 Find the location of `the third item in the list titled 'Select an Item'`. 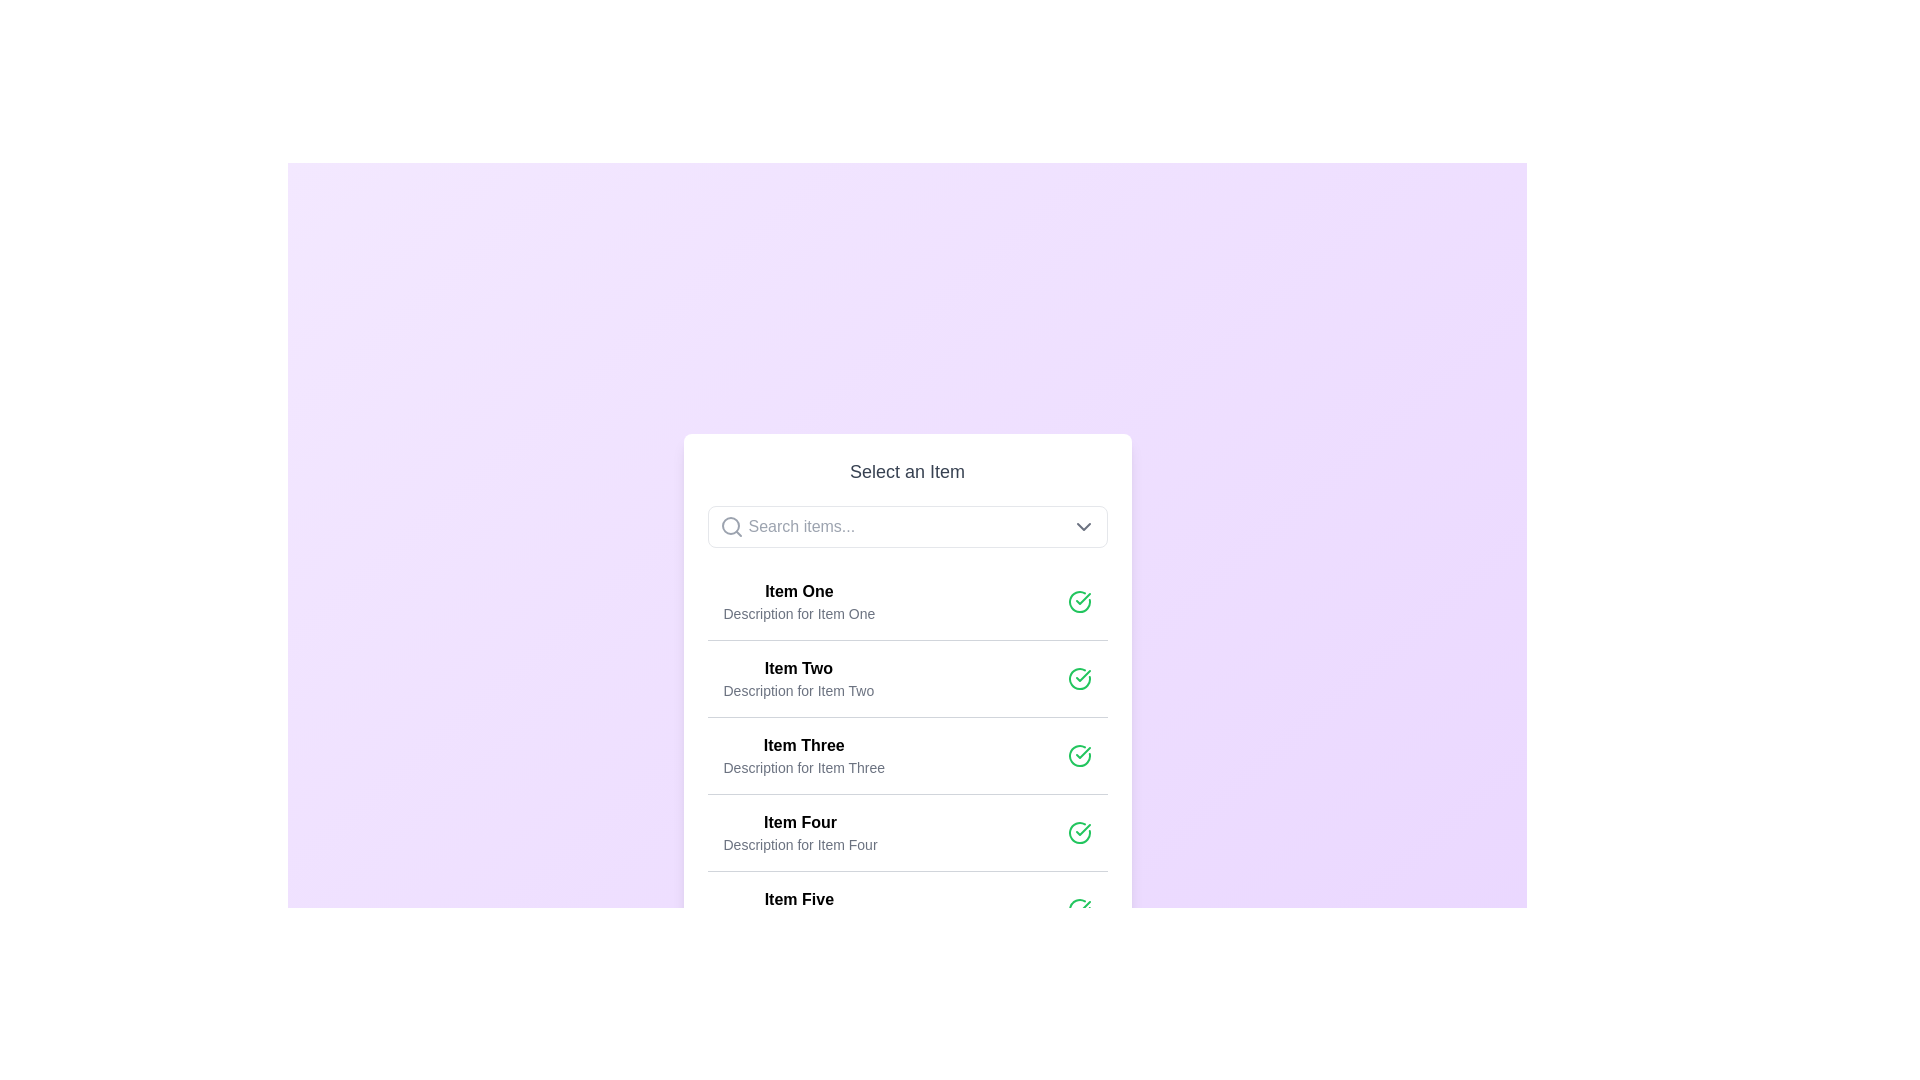

the third item in the list titled 'Select an Item' is located at coordinates (906, 756).